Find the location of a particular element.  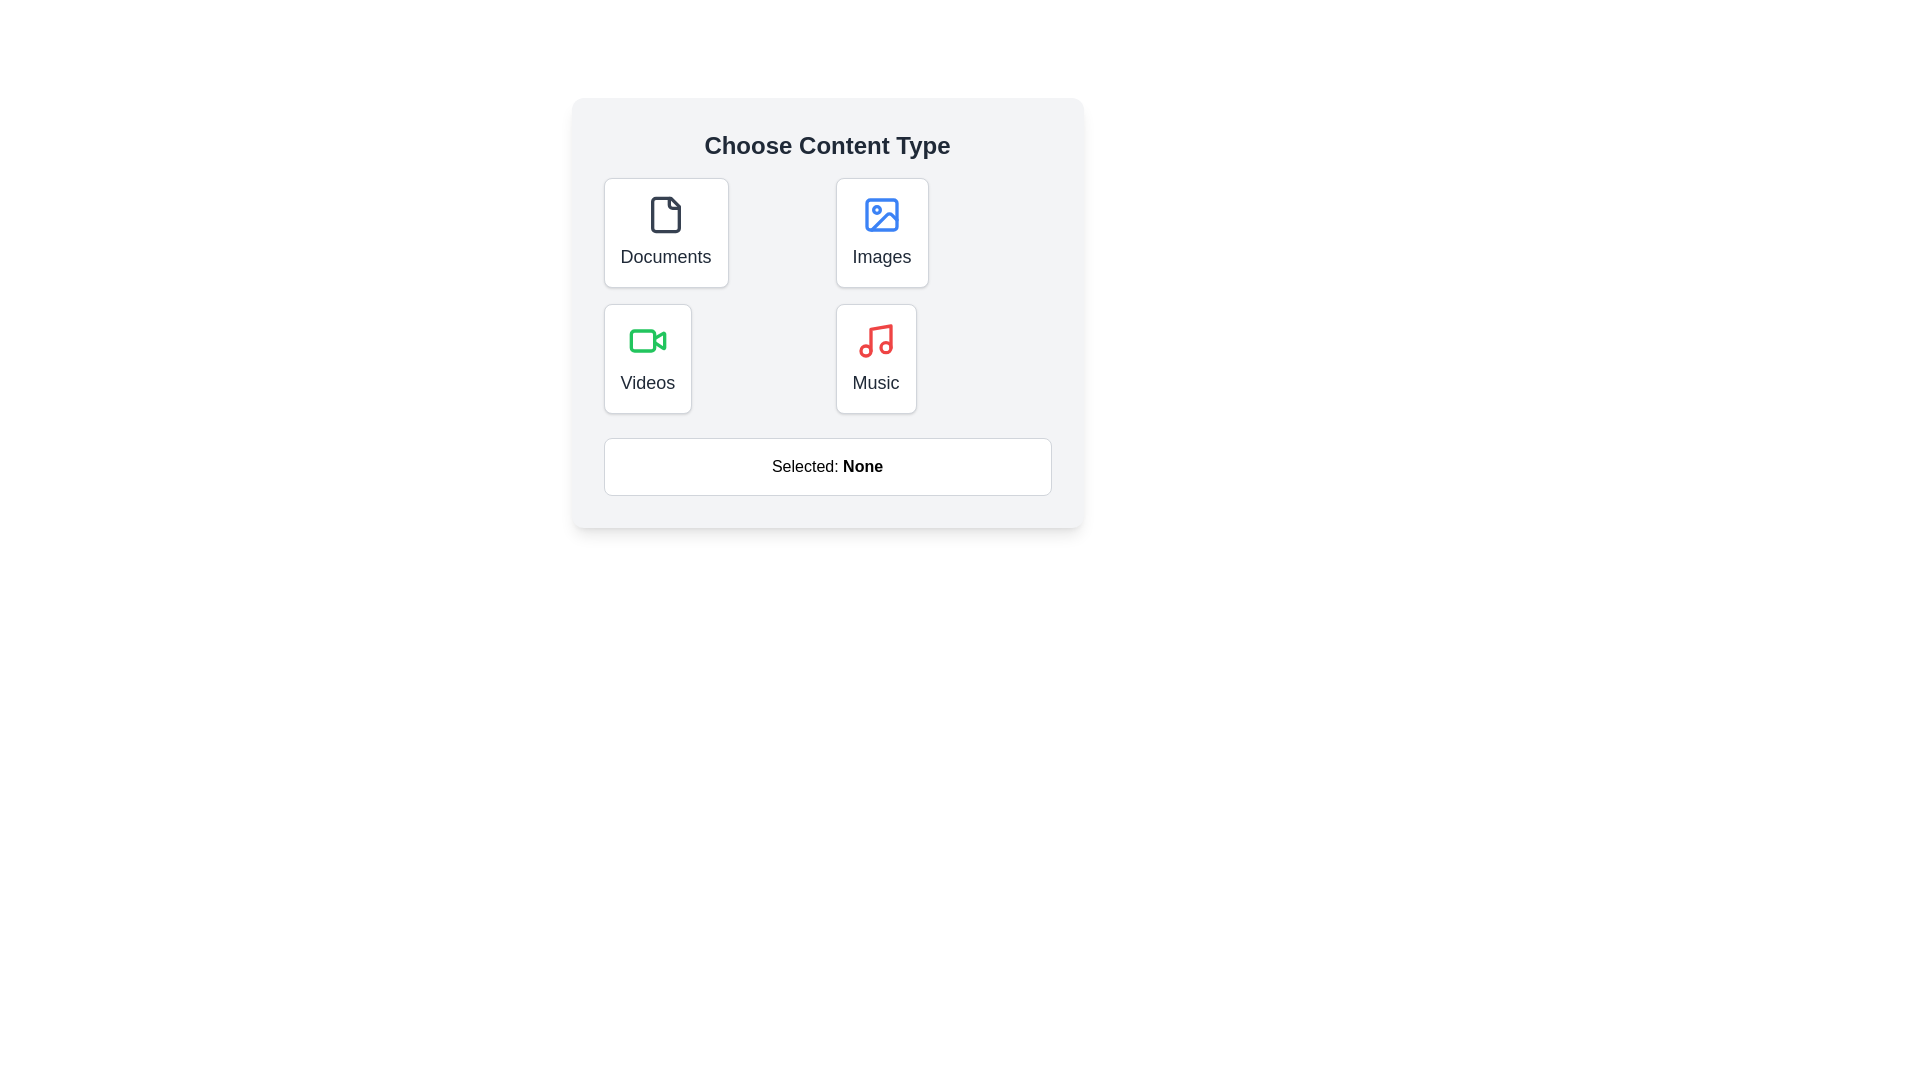

the button labeled 'Videos' to observe its hover effect is located at coordinates (648, 357).